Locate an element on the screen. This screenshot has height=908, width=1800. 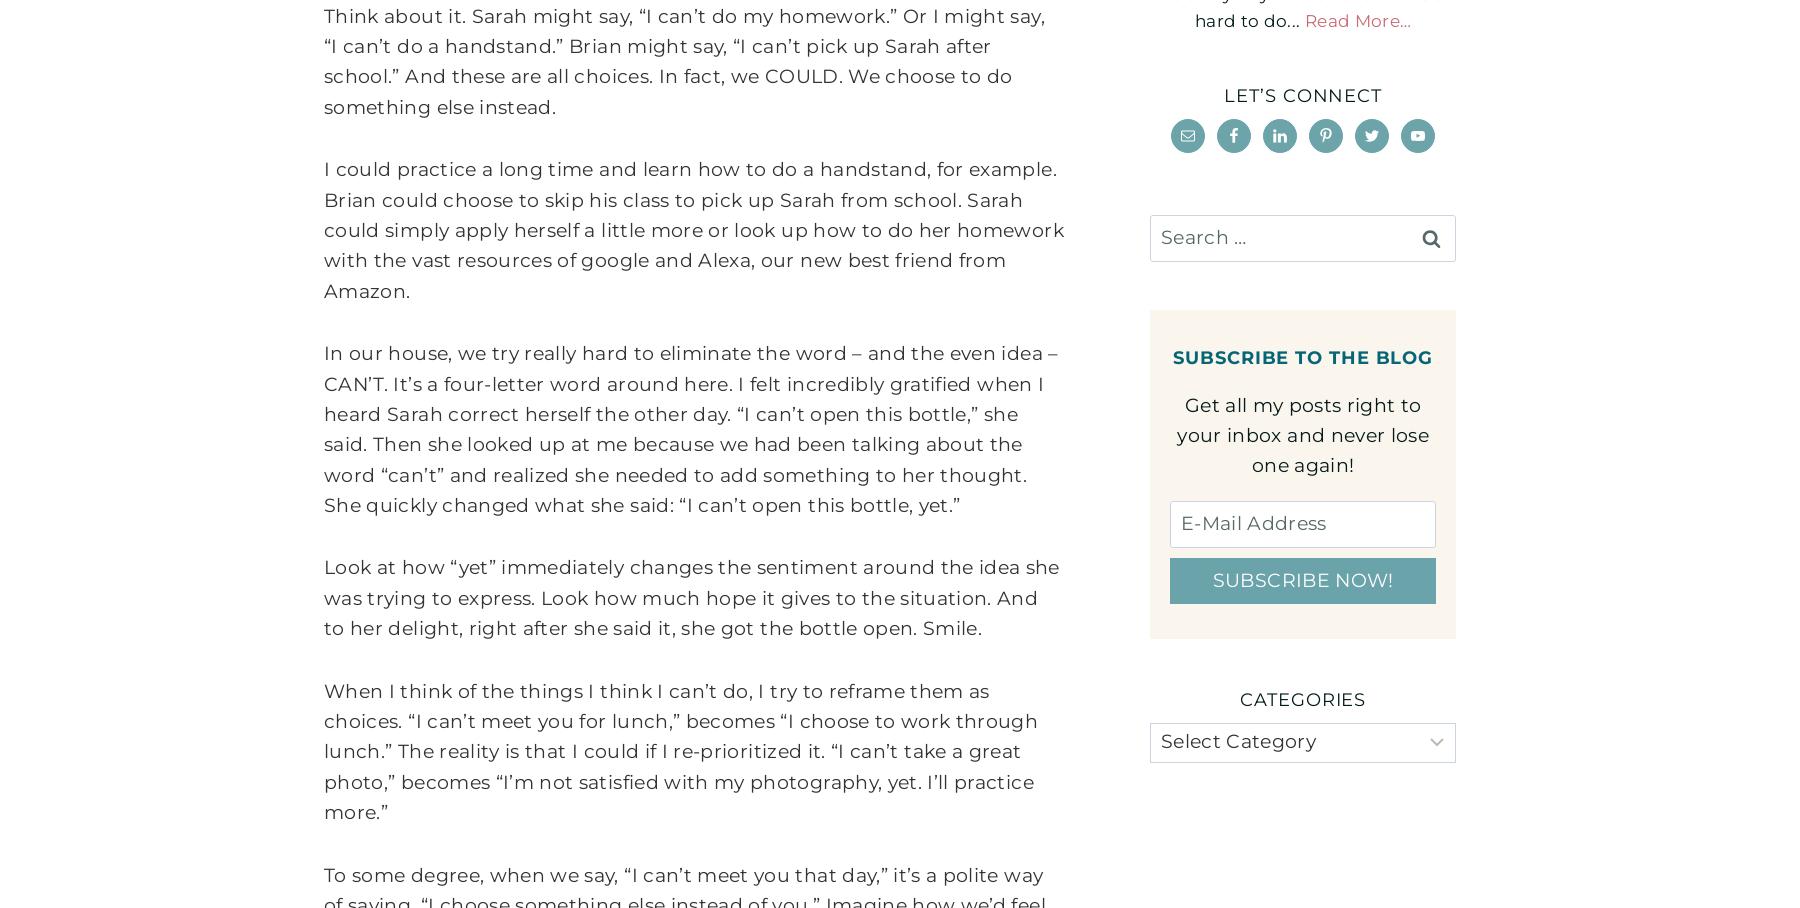
'Think about it. Sarah might say, “I can’t do my homework.” Or I might say, “I can’t do a handstand.” Brian might say, “I can’t pick up Sarah after school.” And these are all choices. In fact, we COULD. We choose to do something else instead.' is located at coordinates (683, 61).